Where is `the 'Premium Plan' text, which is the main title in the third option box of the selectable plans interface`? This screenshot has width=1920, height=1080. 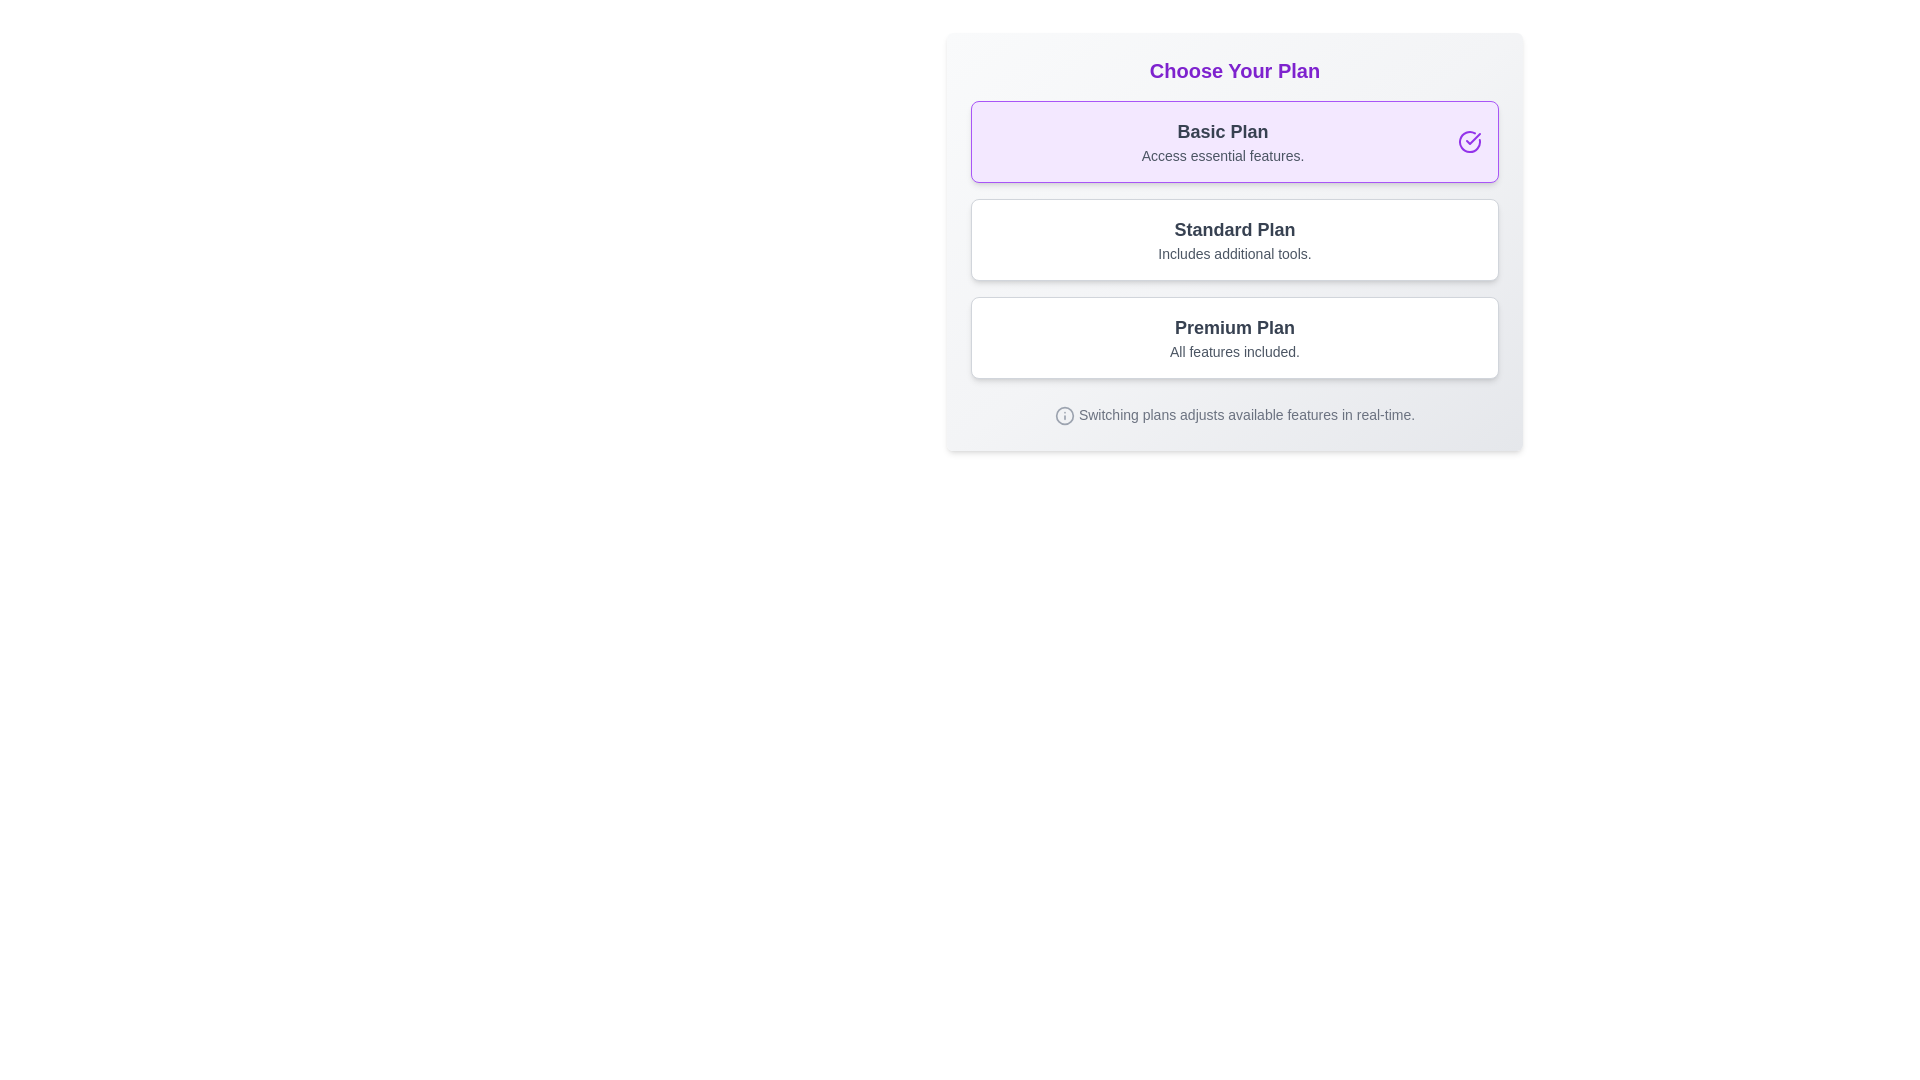
the 'Premium Plan' text, which is the main title in the third option box of the selectable plans interface is located at coordinates (1233, 326).